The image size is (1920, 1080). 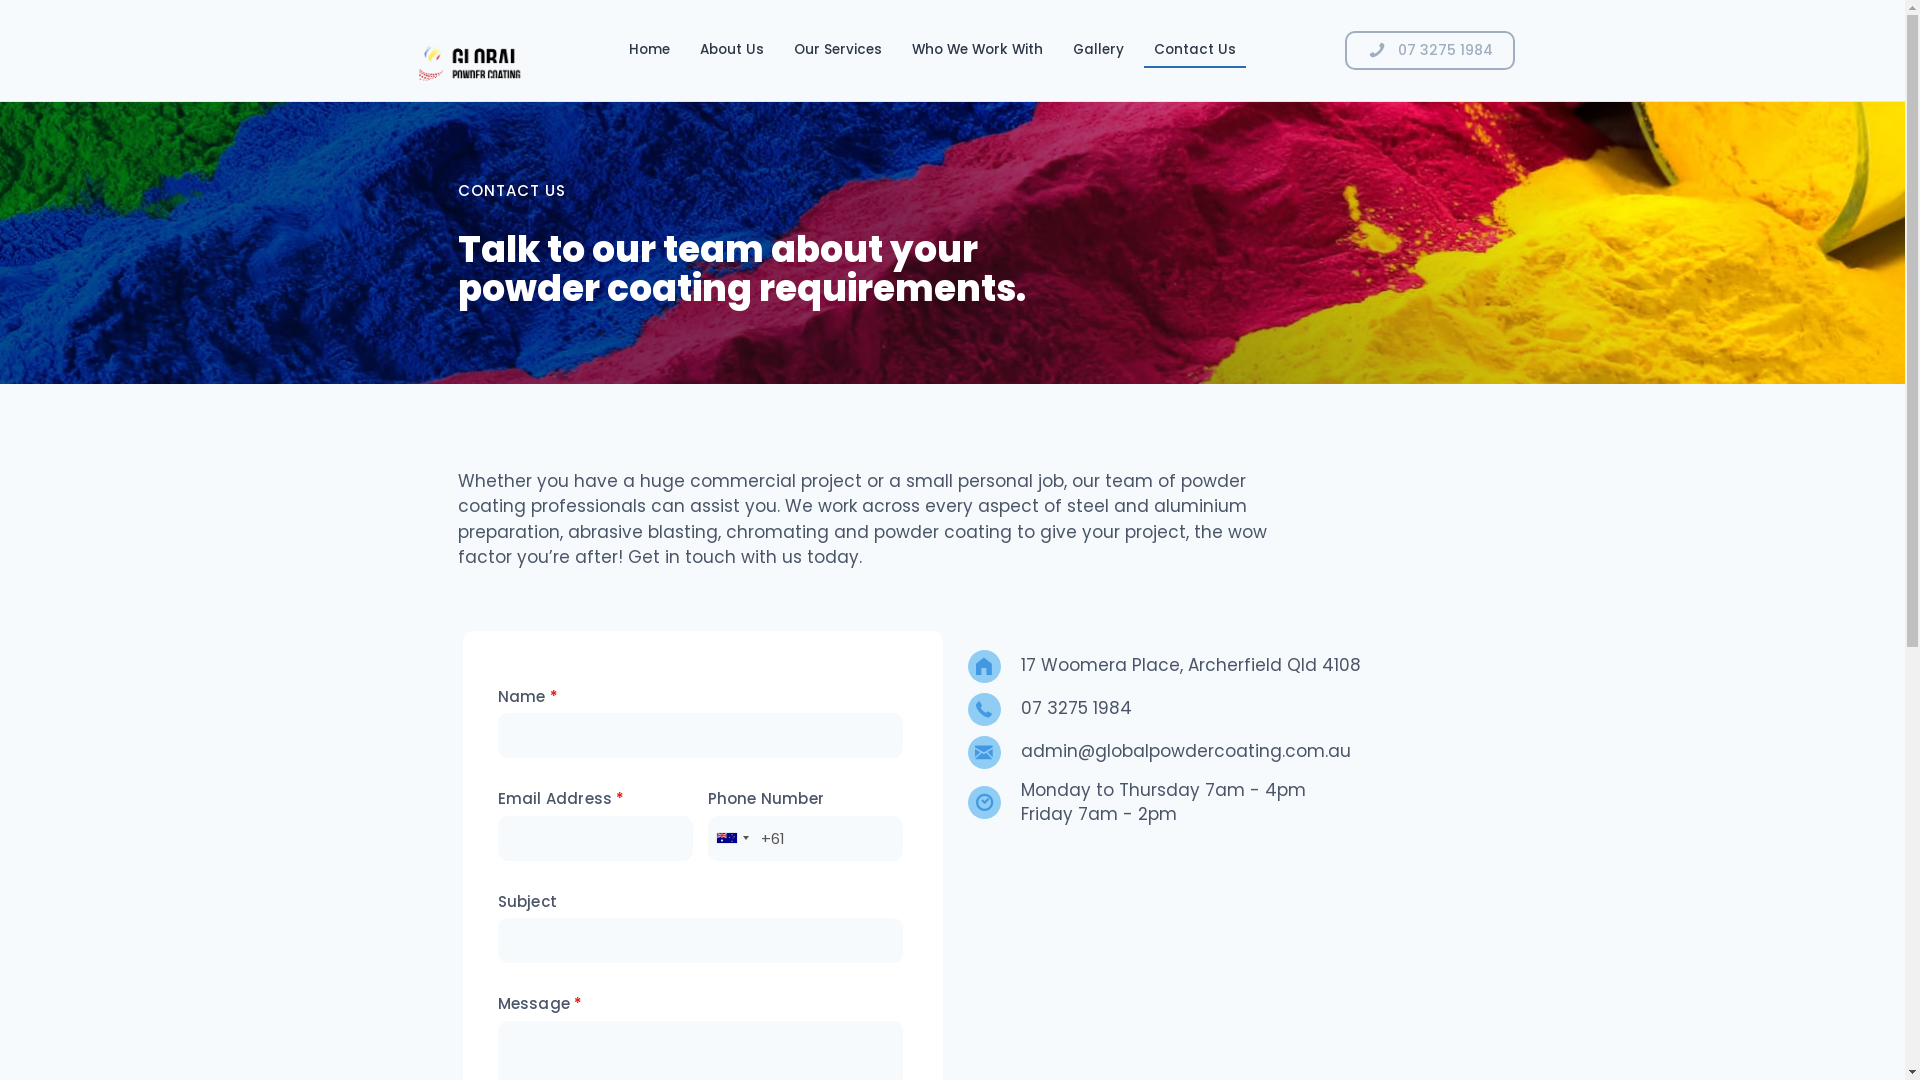 What do you see at coordinates (1190, 664) in the screenshot?
I see `'17 Woomera Place, Archerfield Qld 4108'` at bounding box center [1190, 664].